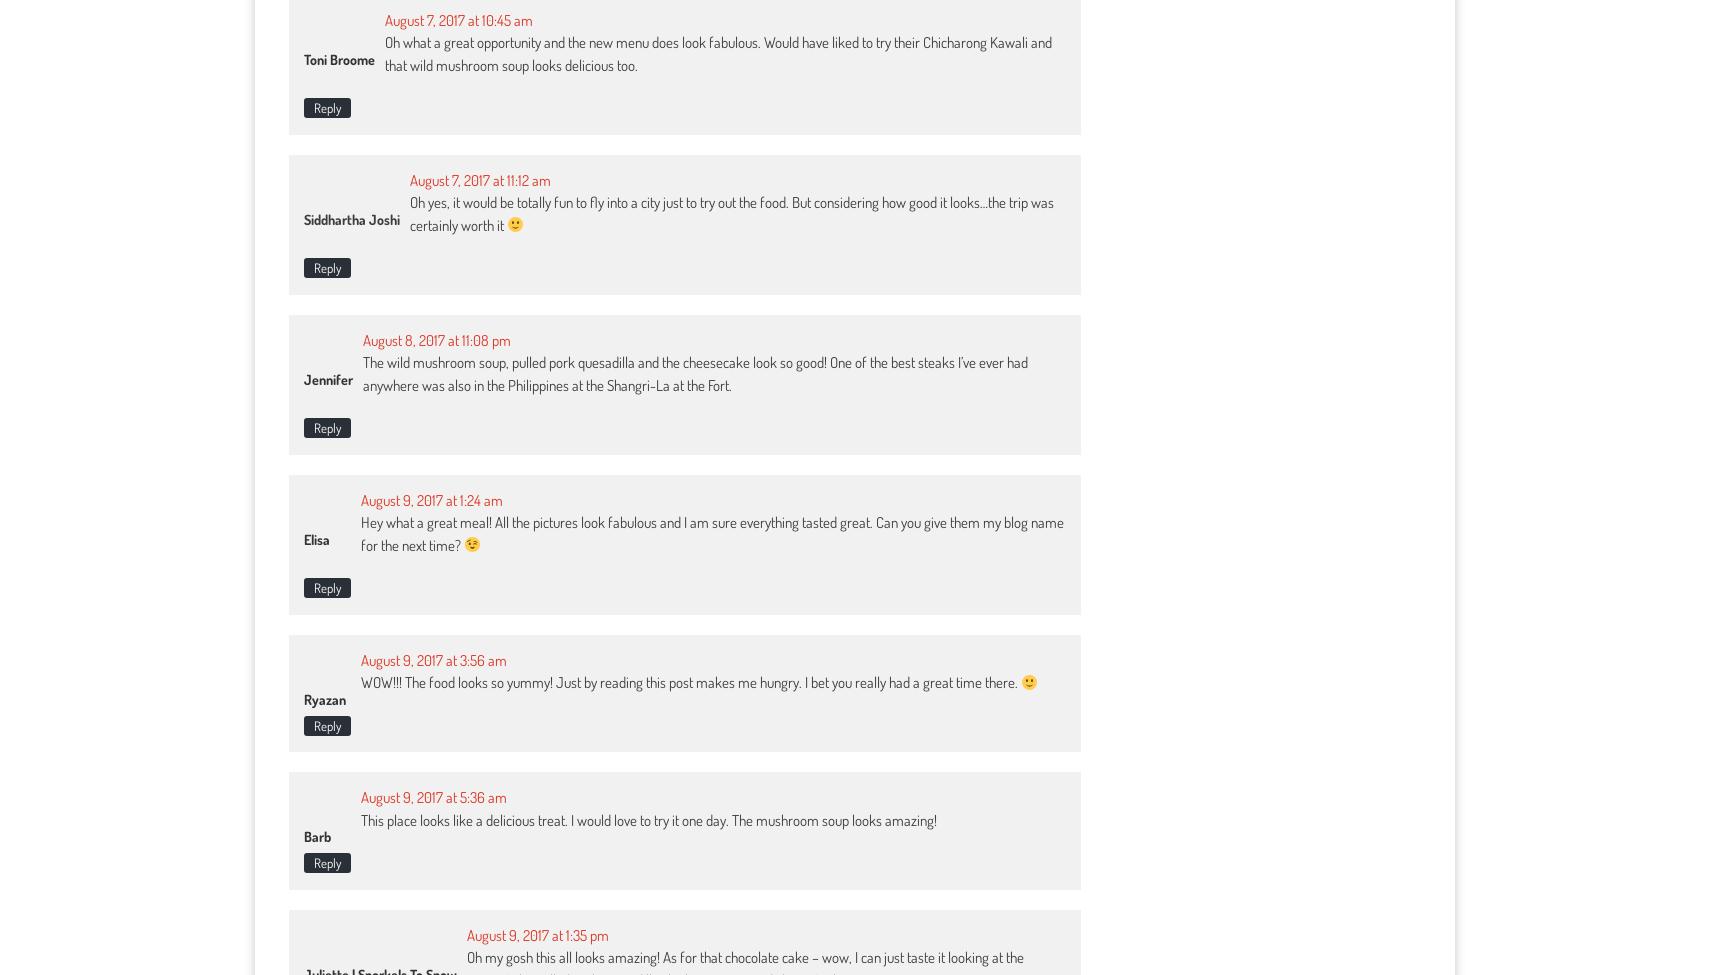 The image size is (1710, 975). Describe the element at coordinates (433, 797) in the screenshot. I see `'August 9, 2017 at 5:36 am'` at that location.